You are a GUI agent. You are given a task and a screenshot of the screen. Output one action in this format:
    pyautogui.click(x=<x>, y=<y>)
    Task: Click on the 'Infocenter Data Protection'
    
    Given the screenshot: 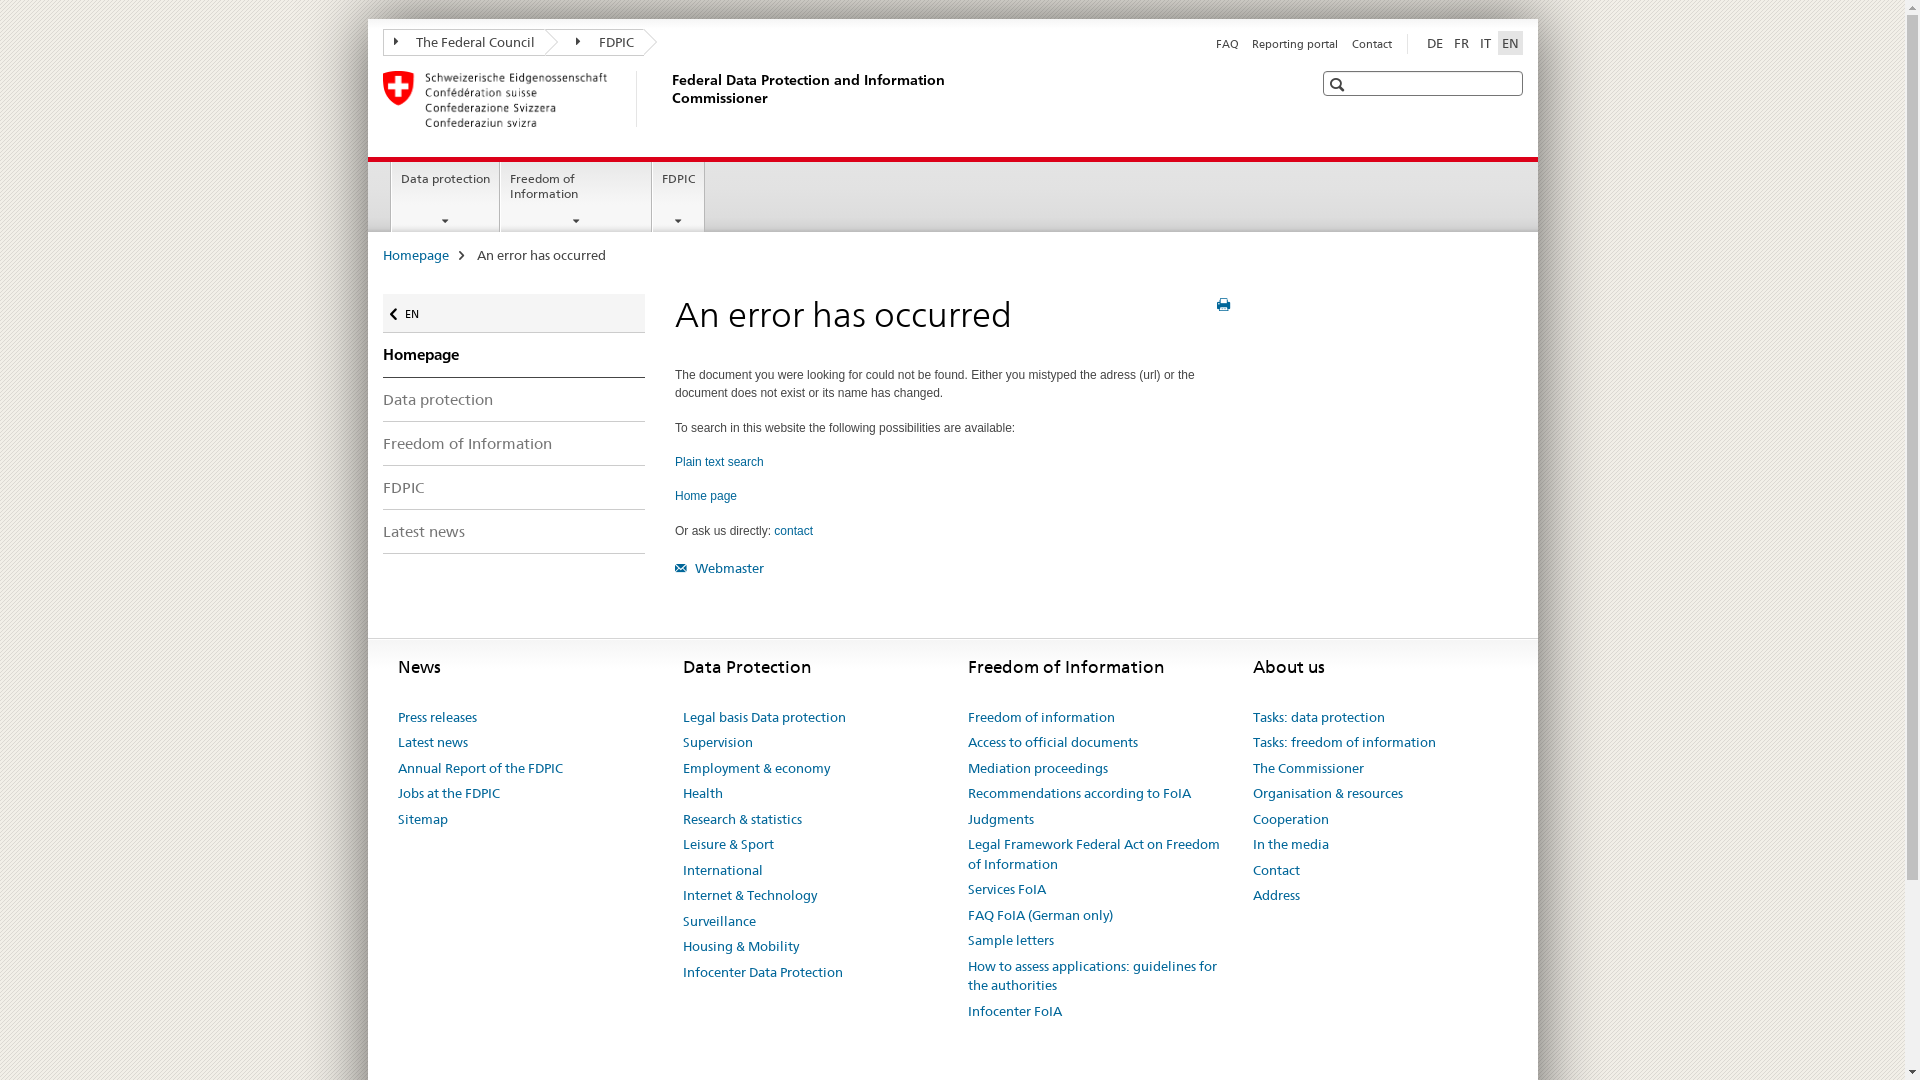 What is the action you would take?
    pyautogui.click(x=761, y=971)
    